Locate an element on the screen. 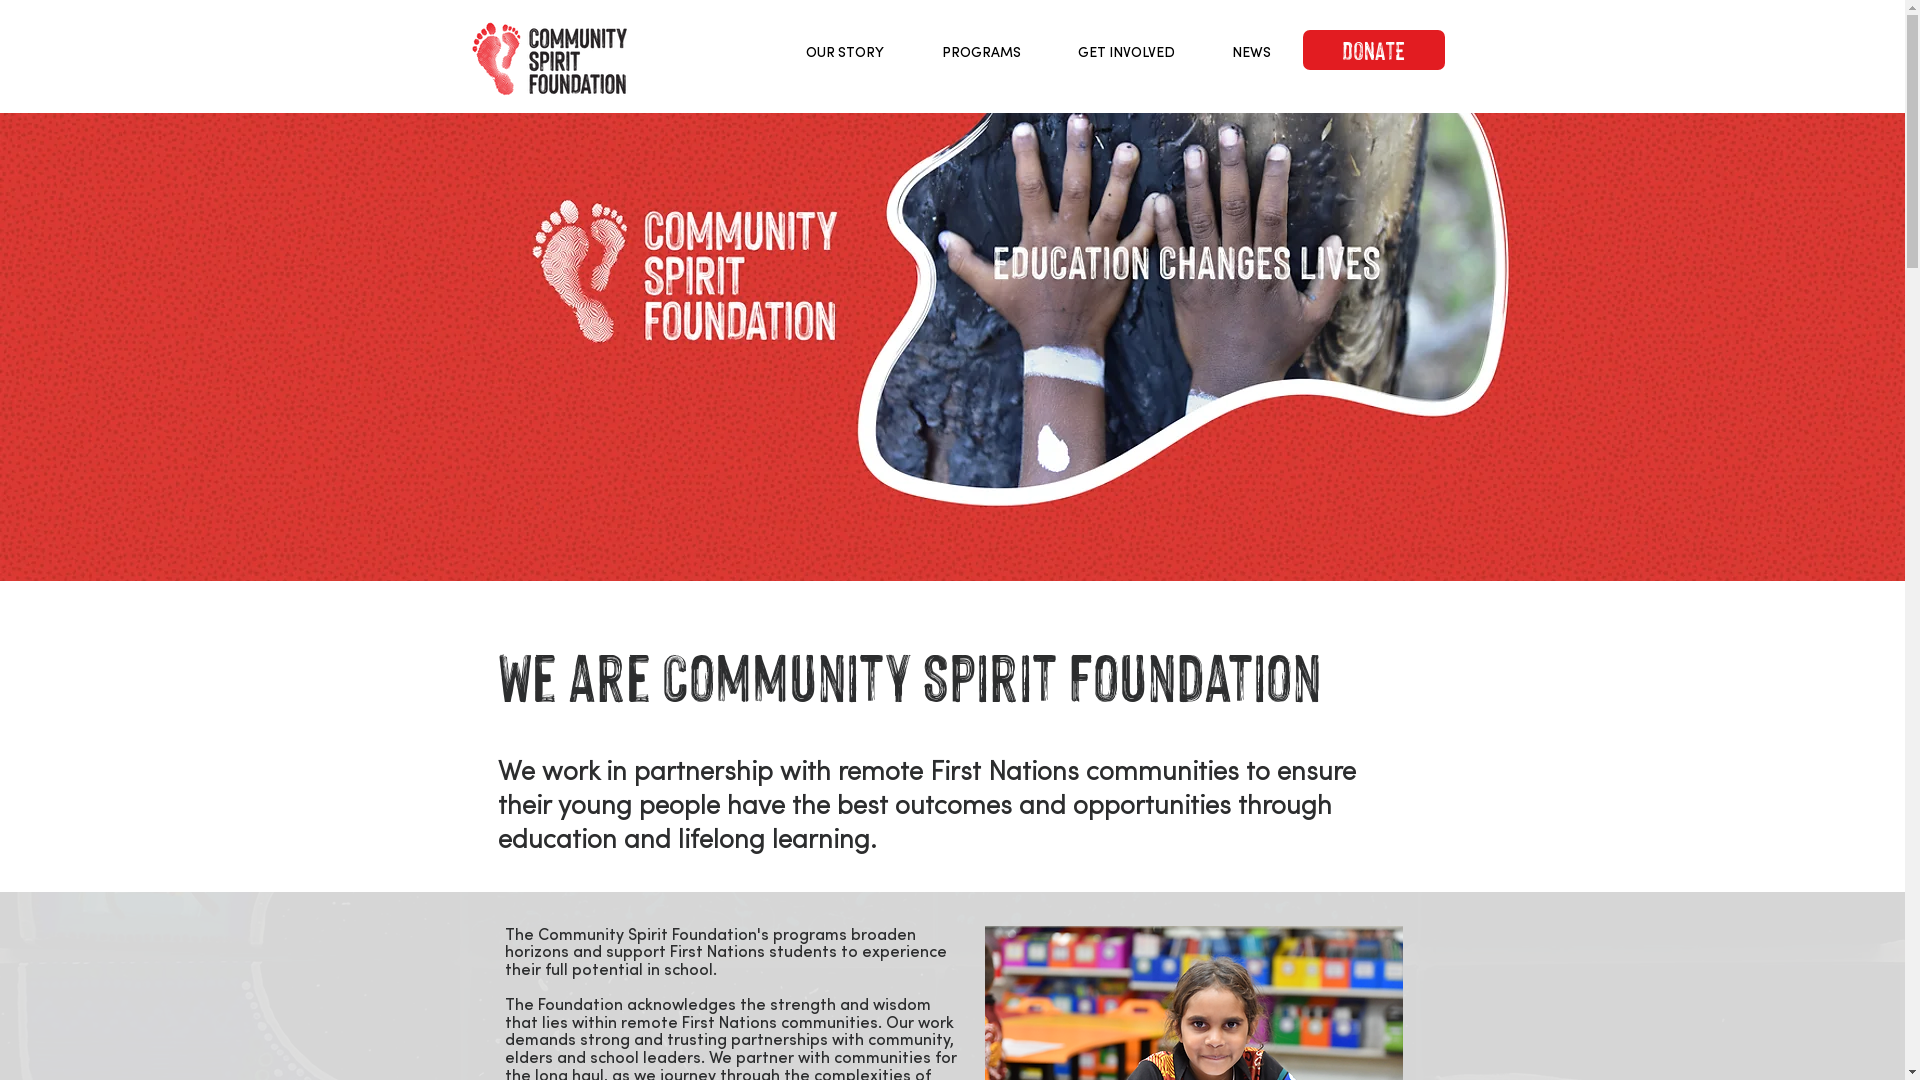 The image size is (1920, 1080). 'DONATE' is located at coordinates (1301, 49).